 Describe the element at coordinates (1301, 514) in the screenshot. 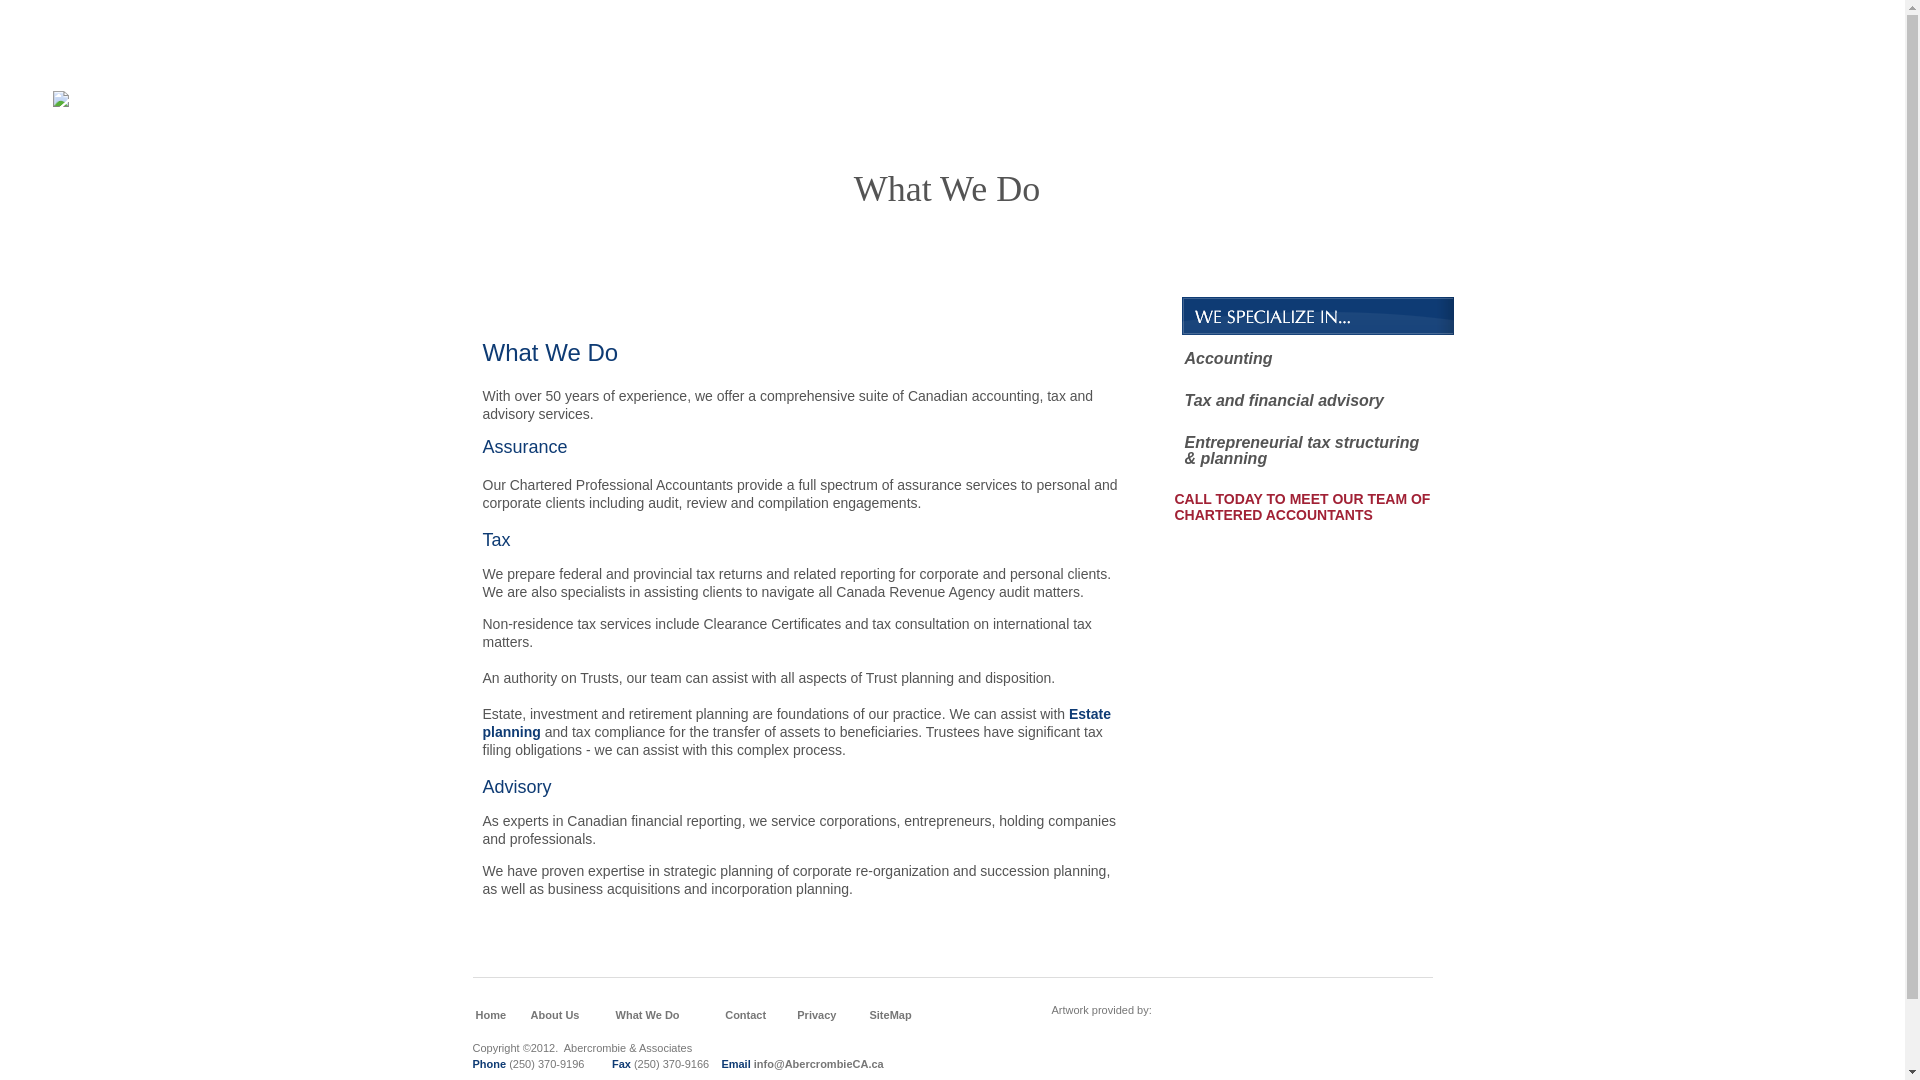

I see `'CALL TODAY TO MEET OUR TEAM OF CHARTERED ACCOUNTANTS'` at that location.